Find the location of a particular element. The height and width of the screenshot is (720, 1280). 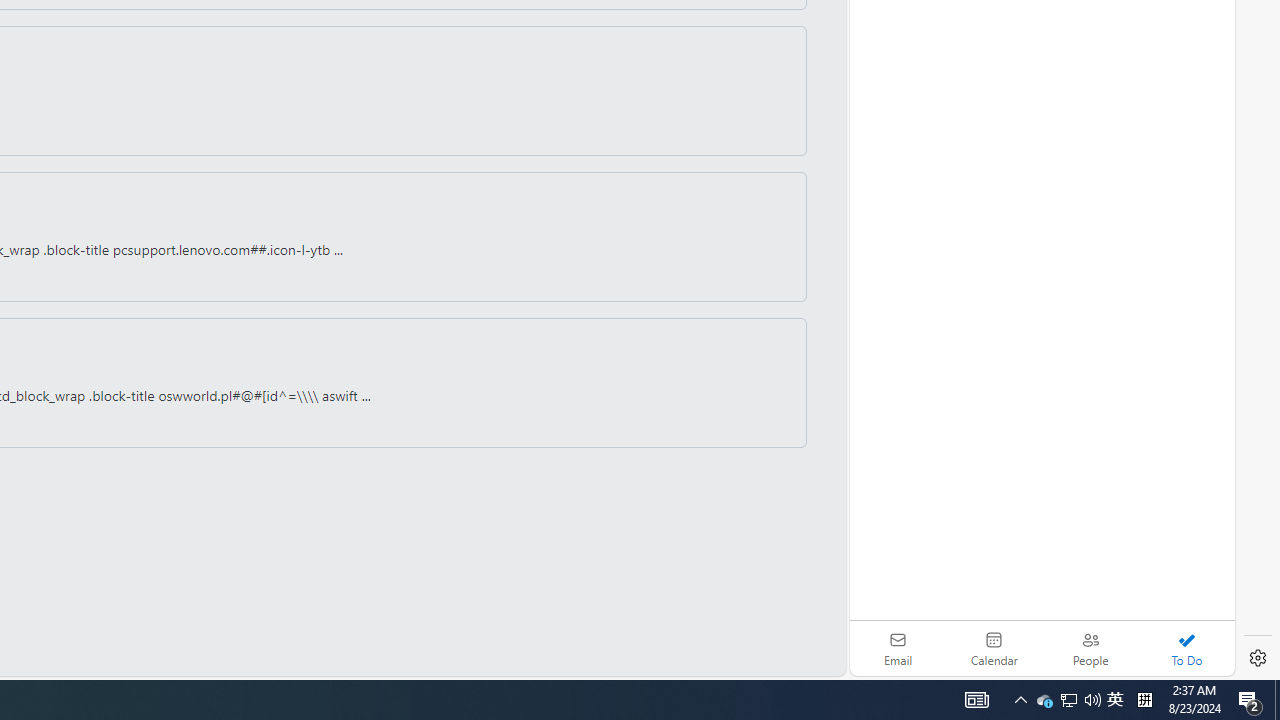

'Calendar. Date today is 22' is located at coordinates (994, 648).